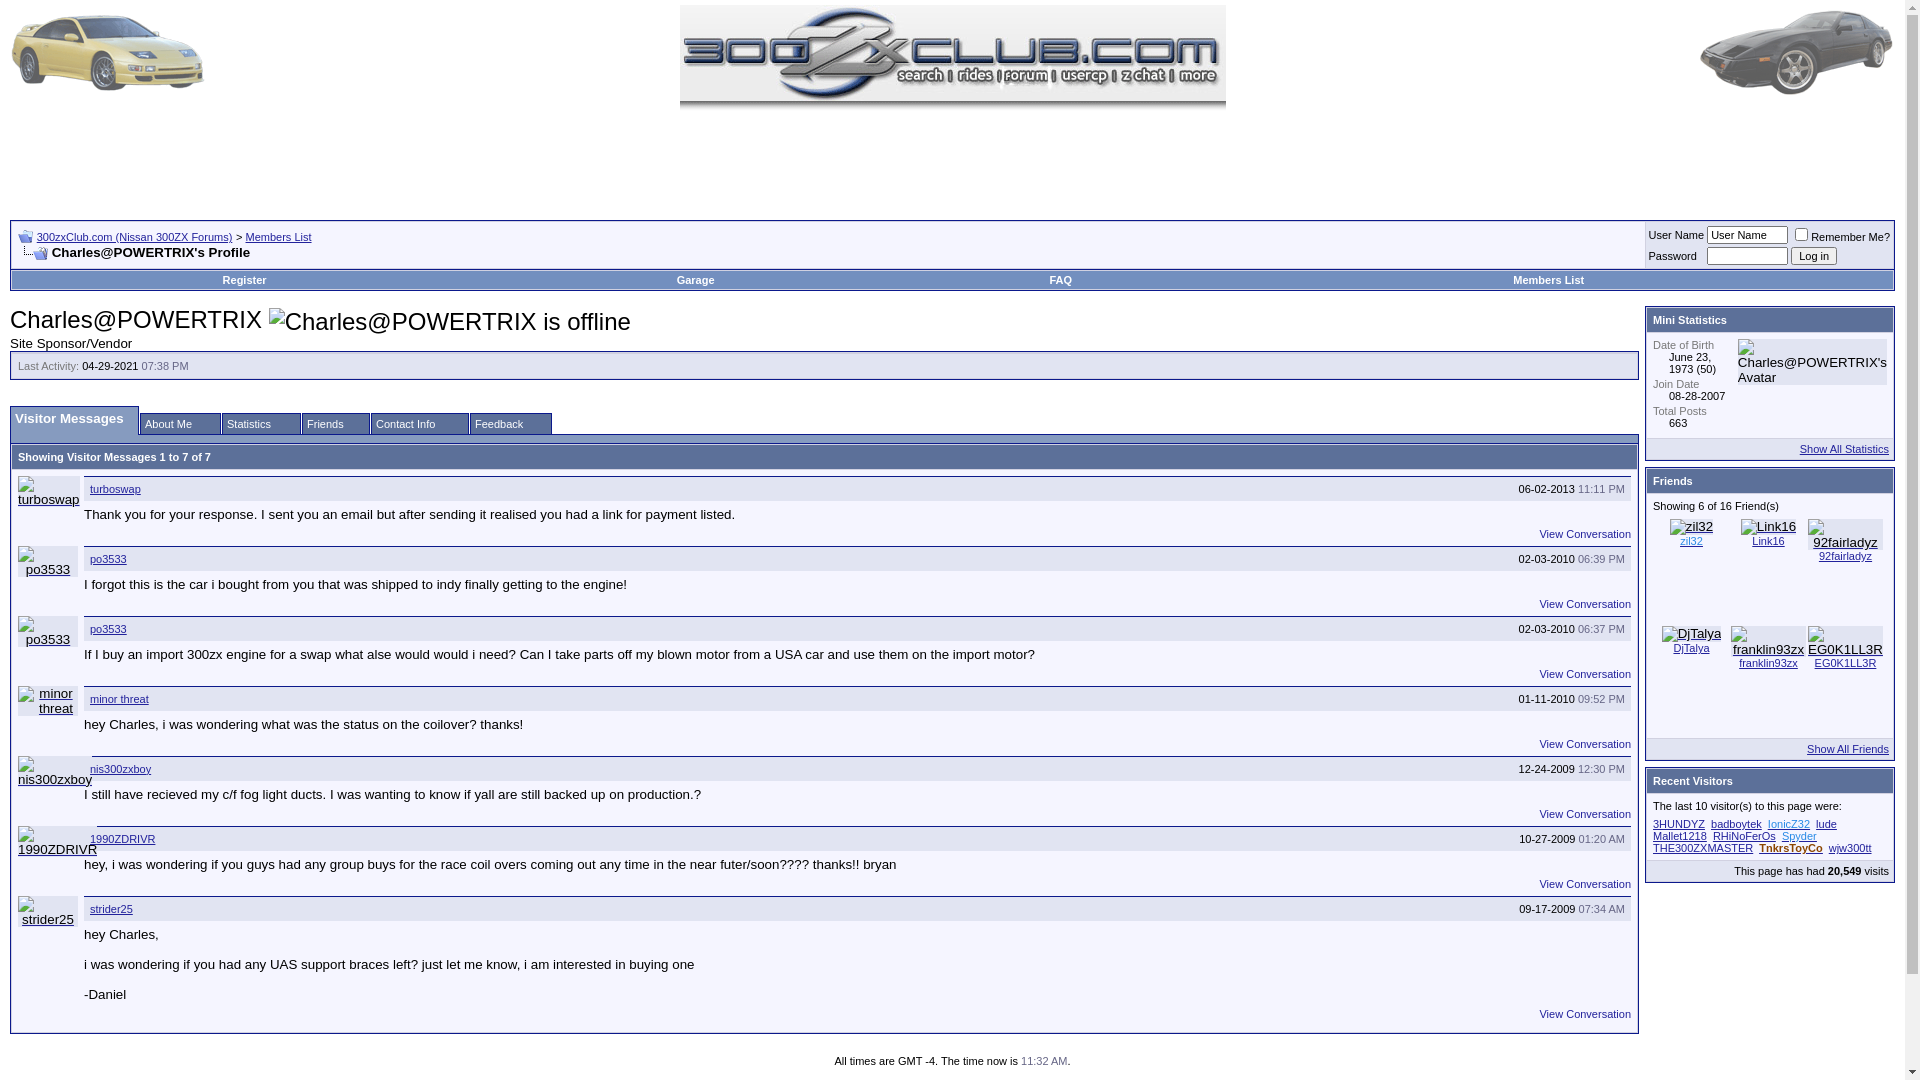 This screenshot has height=1080, width=1920. Describe the element at coordinates (1814, 254) in the screenshot. I see `'Log in'` at that location.